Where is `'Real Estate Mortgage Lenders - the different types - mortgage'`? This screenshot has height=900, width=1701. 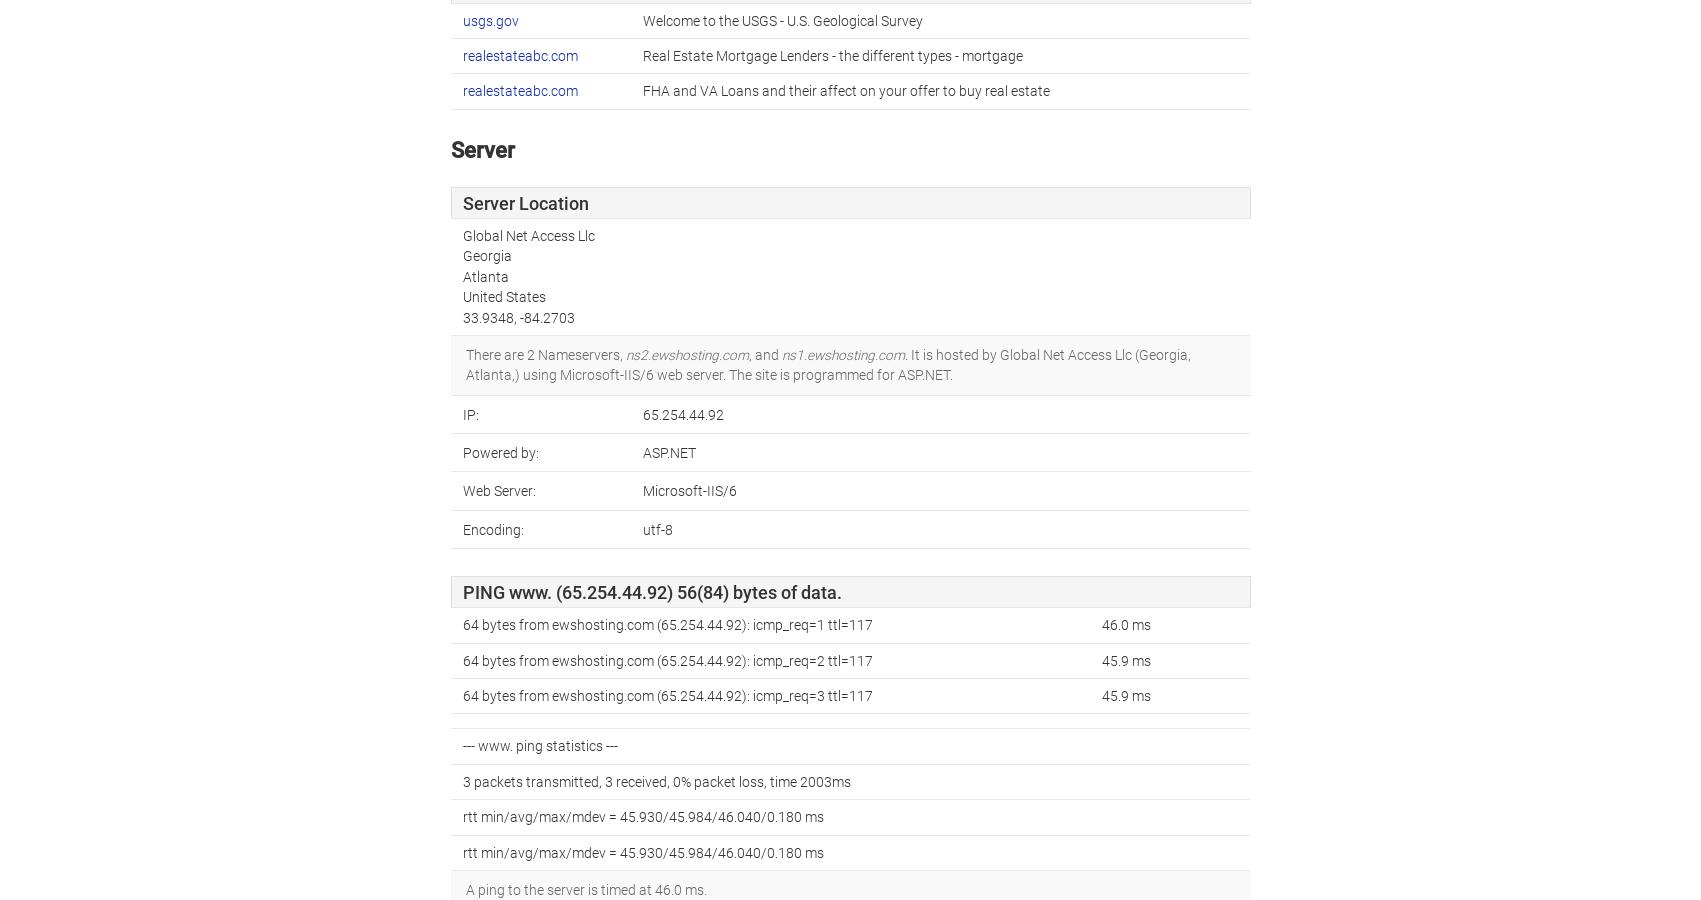 'Real Estate Mortgage Lenders - the different types - mortgage' is located at coordinates (831, 53).